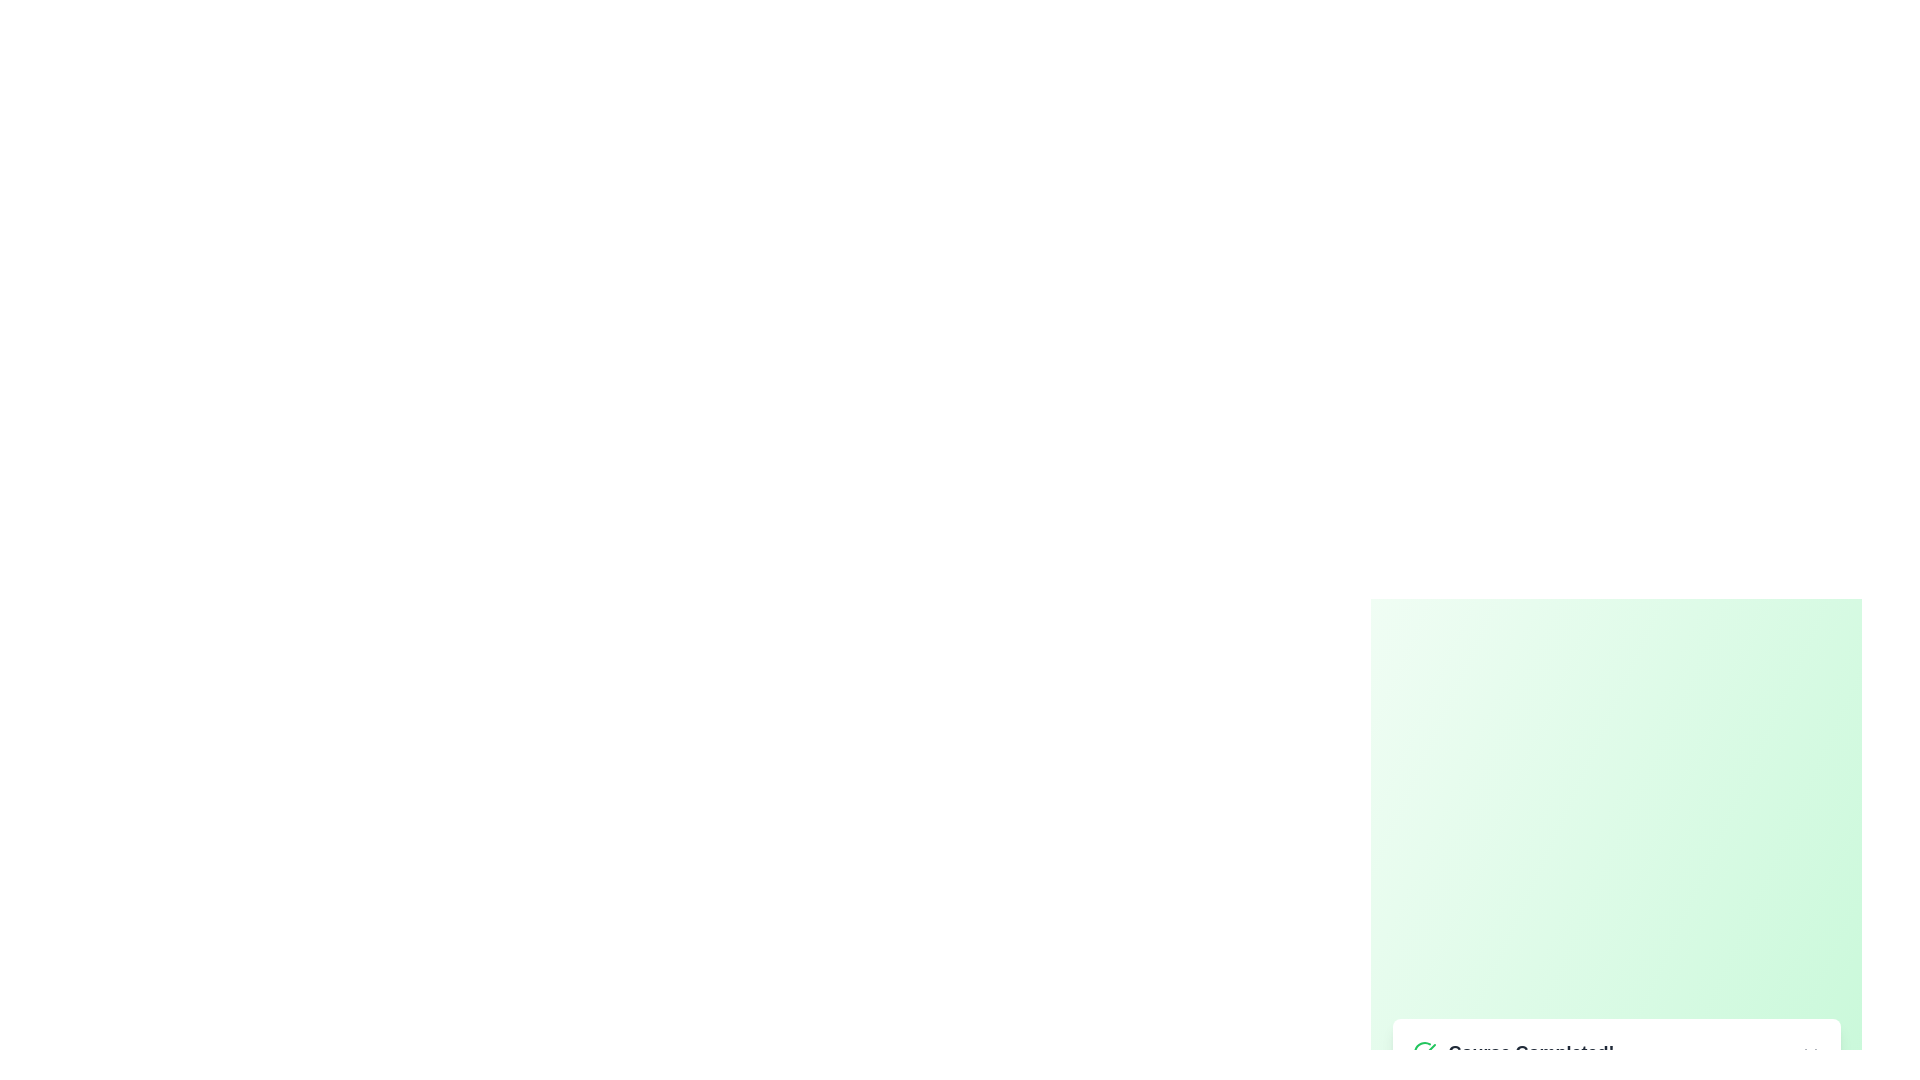 The height and width of the screenshot is (1080, 1920). I want to click on the close button to dismiss the alert, so click(1810, 1054).